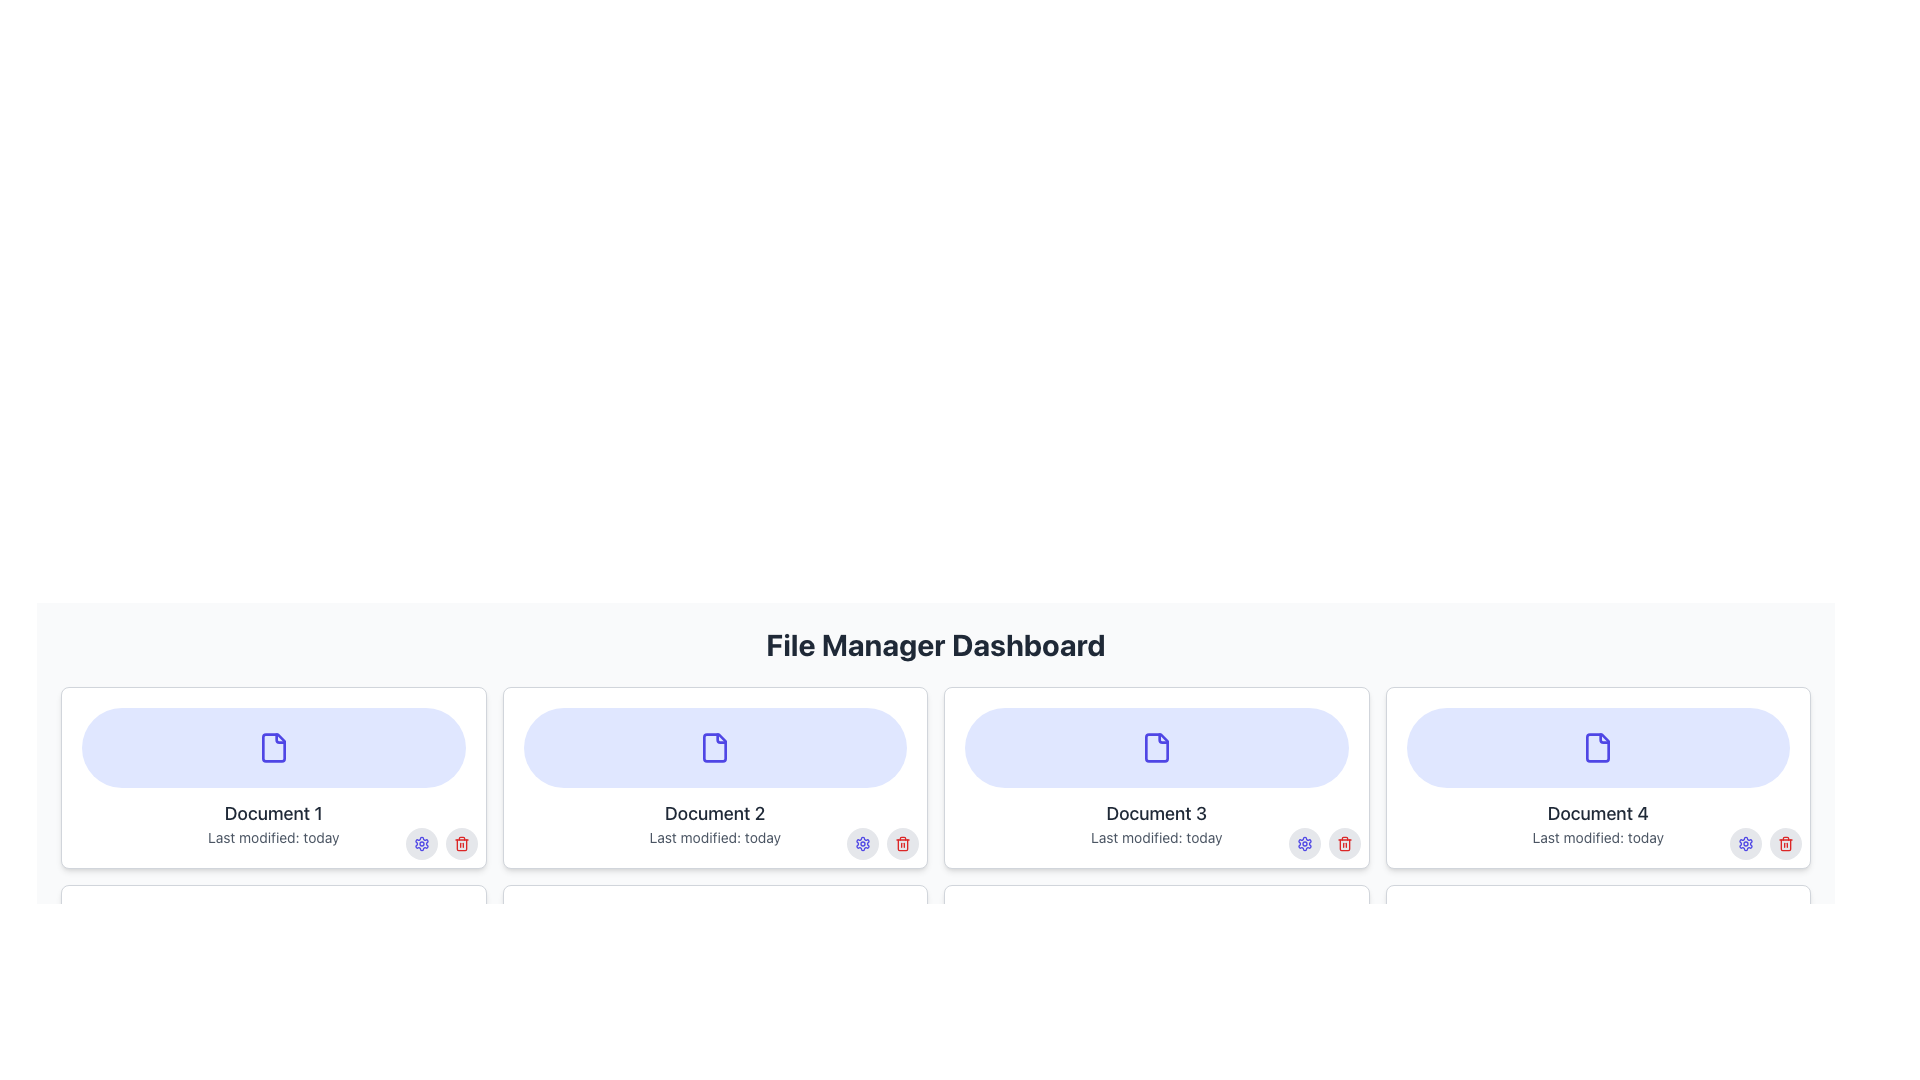 The height and width of the screenshot is (1080, 1920). Describe the element at coordinates (420, 844) in the screenshot. I see `the indigo gear-shaped icon representing settings located at the bottom right corner of the first card labeled 'Document 1'` at that location.